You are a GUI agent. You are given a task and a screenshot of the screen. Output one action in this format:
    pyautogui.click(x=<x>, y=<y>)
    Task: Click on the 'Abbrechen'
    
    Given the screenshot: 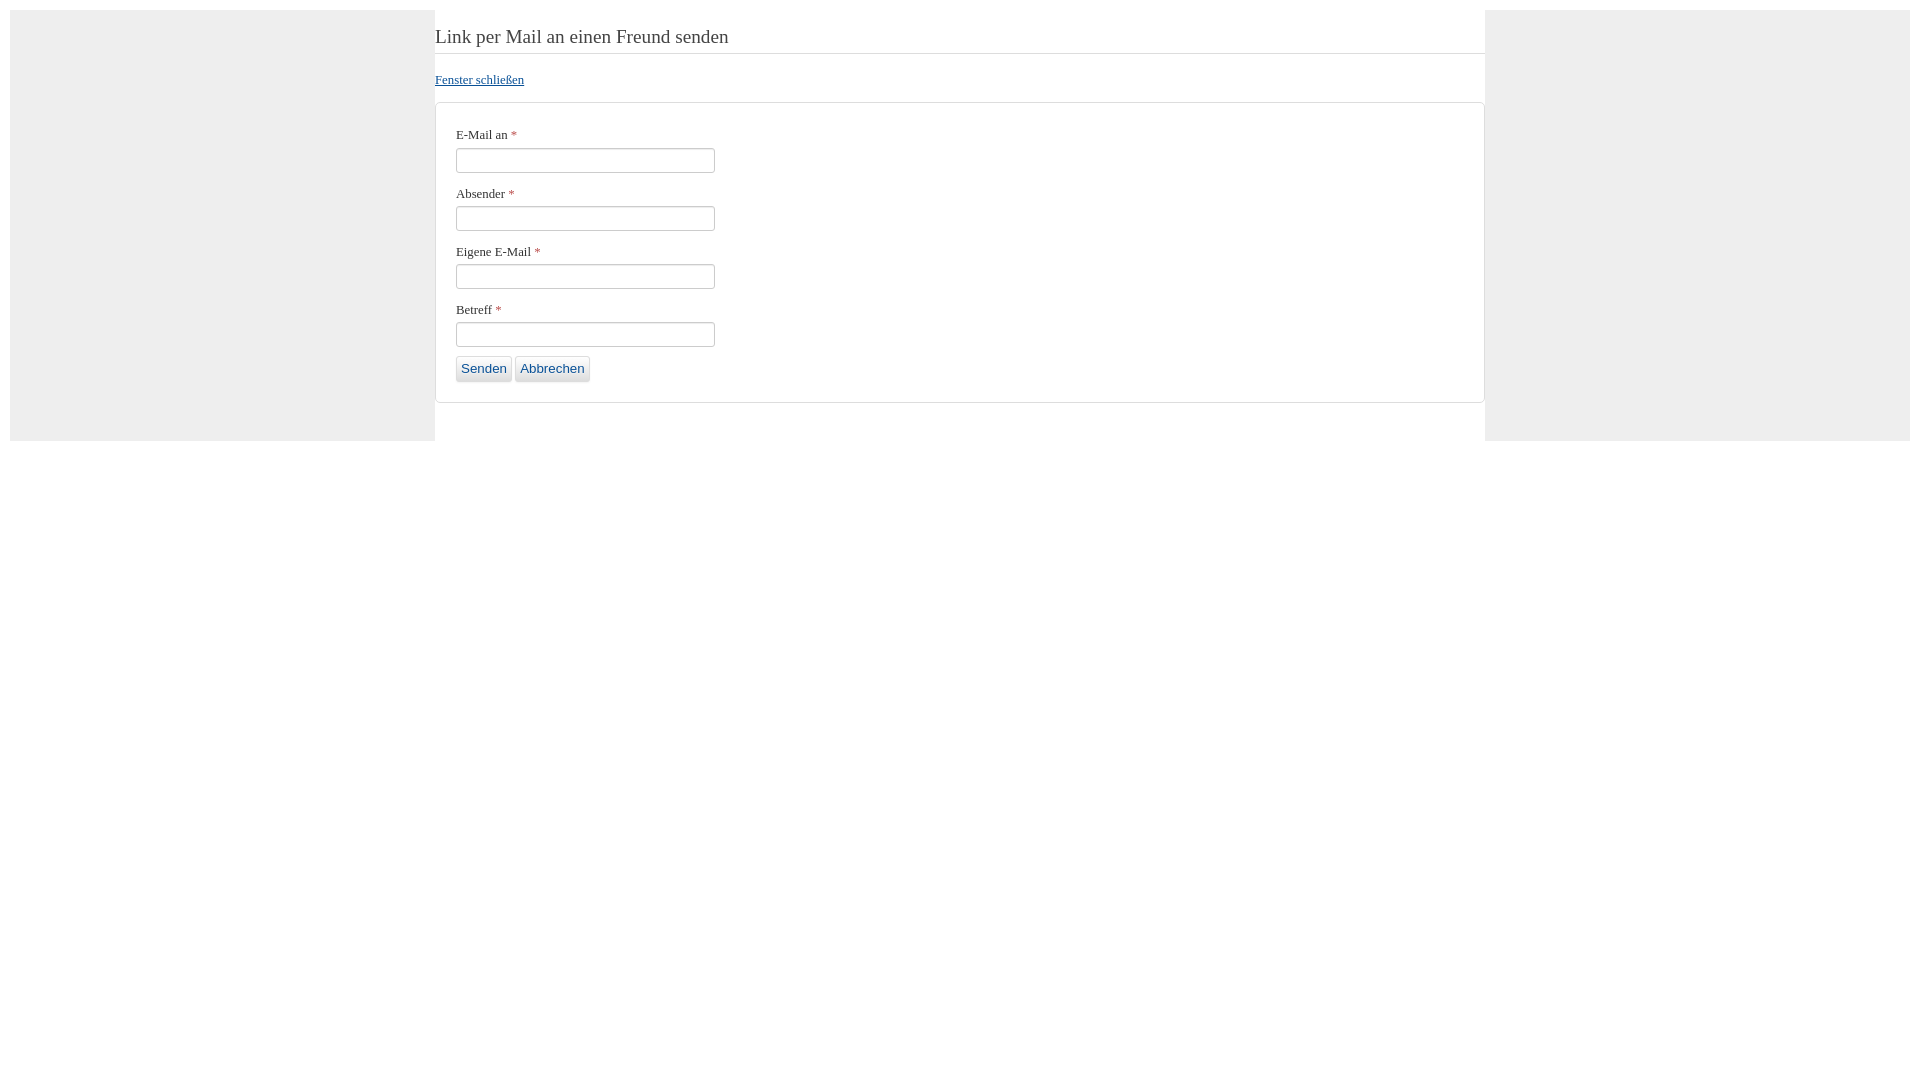 What is the action you would take?
    pyautogui.click(x=552, y=369)
    